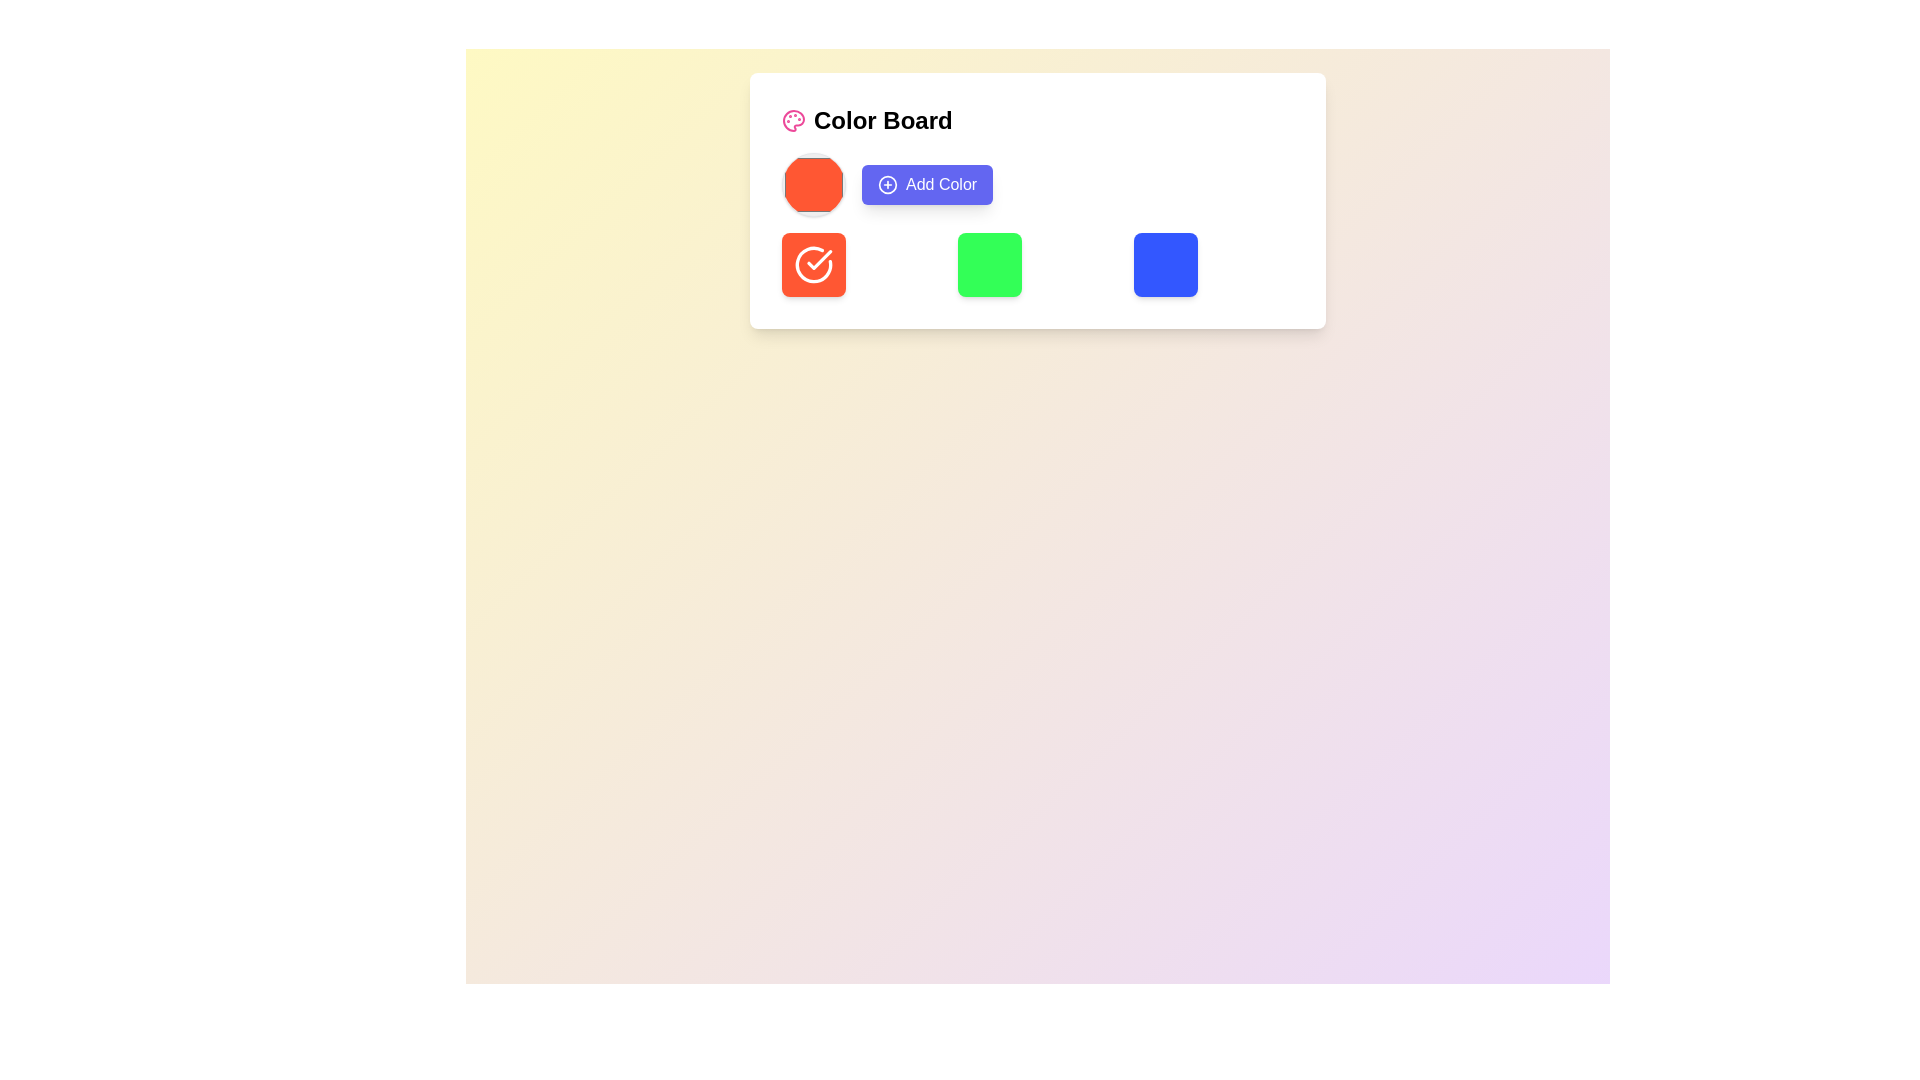 The image size is (1920, 1080). Describe the element at coordinates (814, 264) in the screenshot. I see `the confirmation icon represented by a checkmark, located in the second square from the left below the 'Color Board' title` at that location.